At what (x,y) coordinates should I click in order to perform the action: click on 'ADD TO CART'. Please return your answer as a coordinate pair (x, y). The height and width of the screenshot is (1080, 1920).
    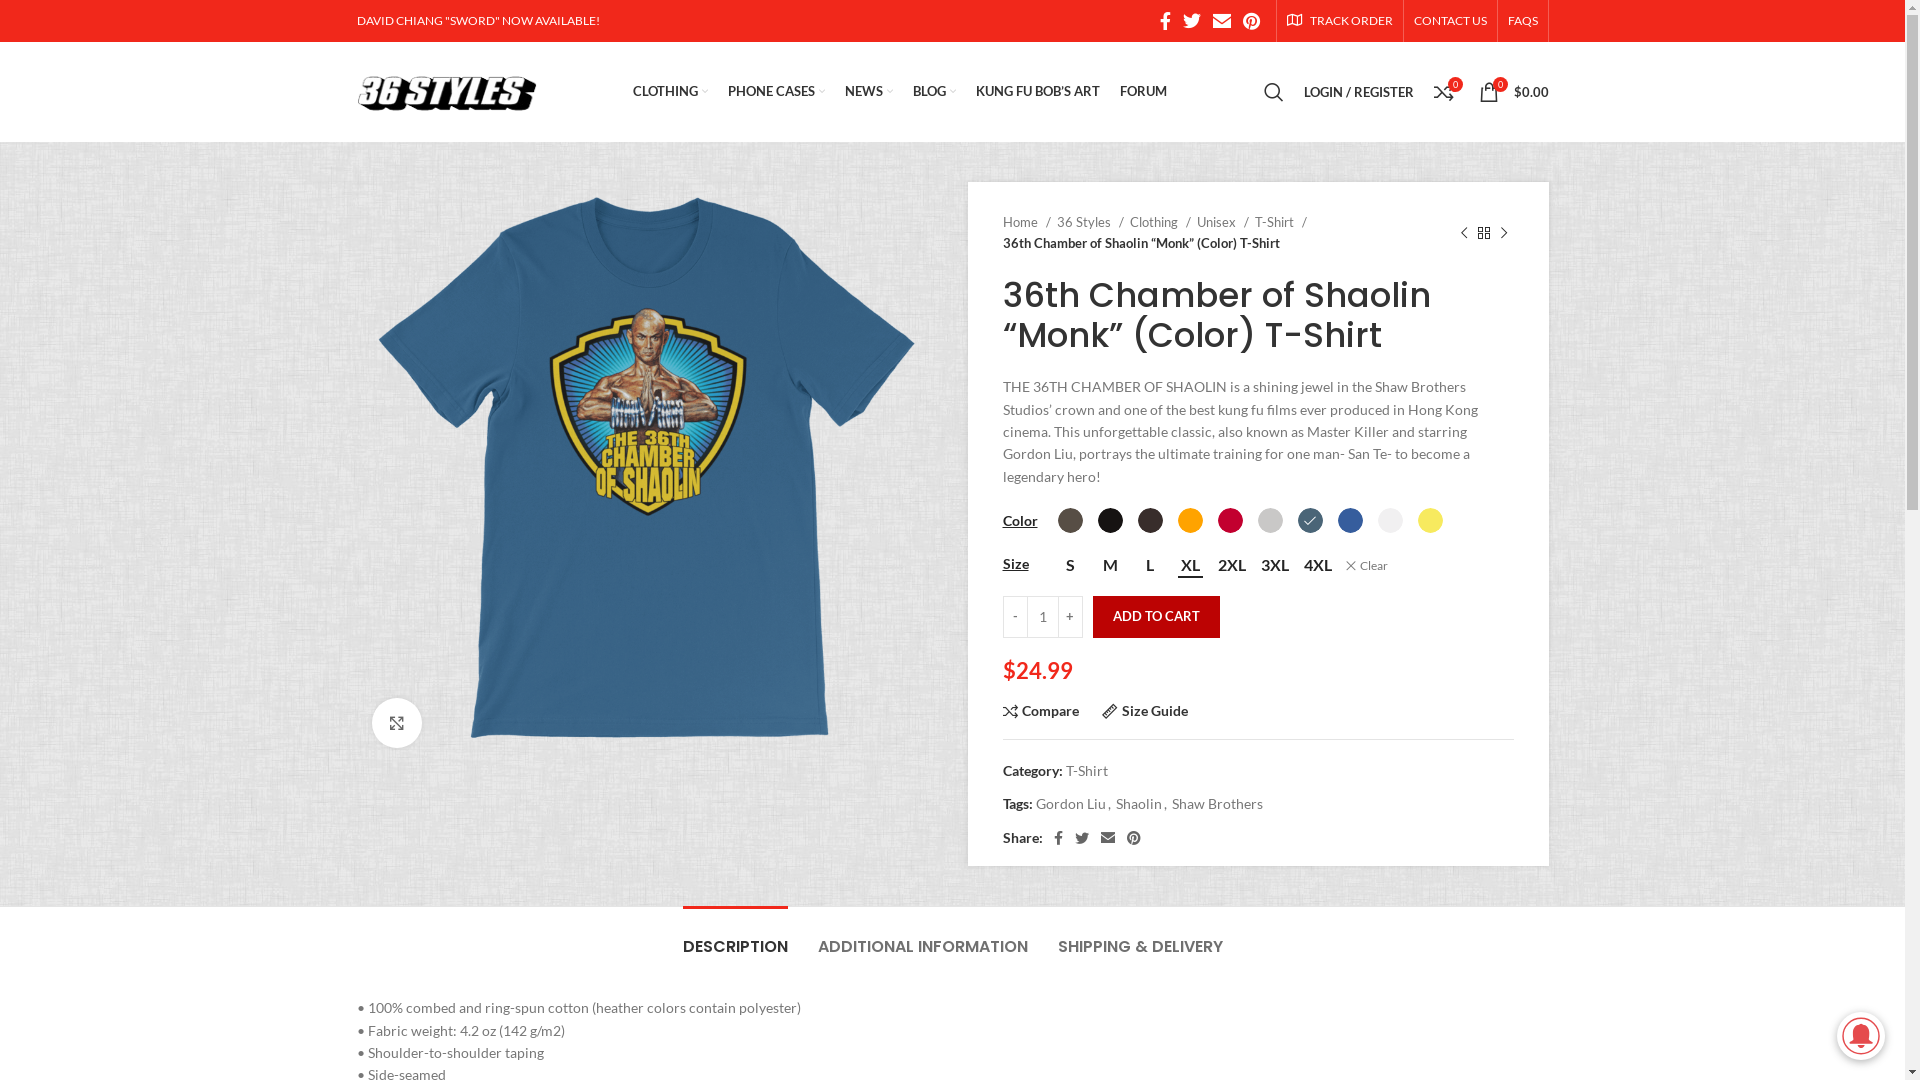
    Looking at the image, I should click on (1155, 616).